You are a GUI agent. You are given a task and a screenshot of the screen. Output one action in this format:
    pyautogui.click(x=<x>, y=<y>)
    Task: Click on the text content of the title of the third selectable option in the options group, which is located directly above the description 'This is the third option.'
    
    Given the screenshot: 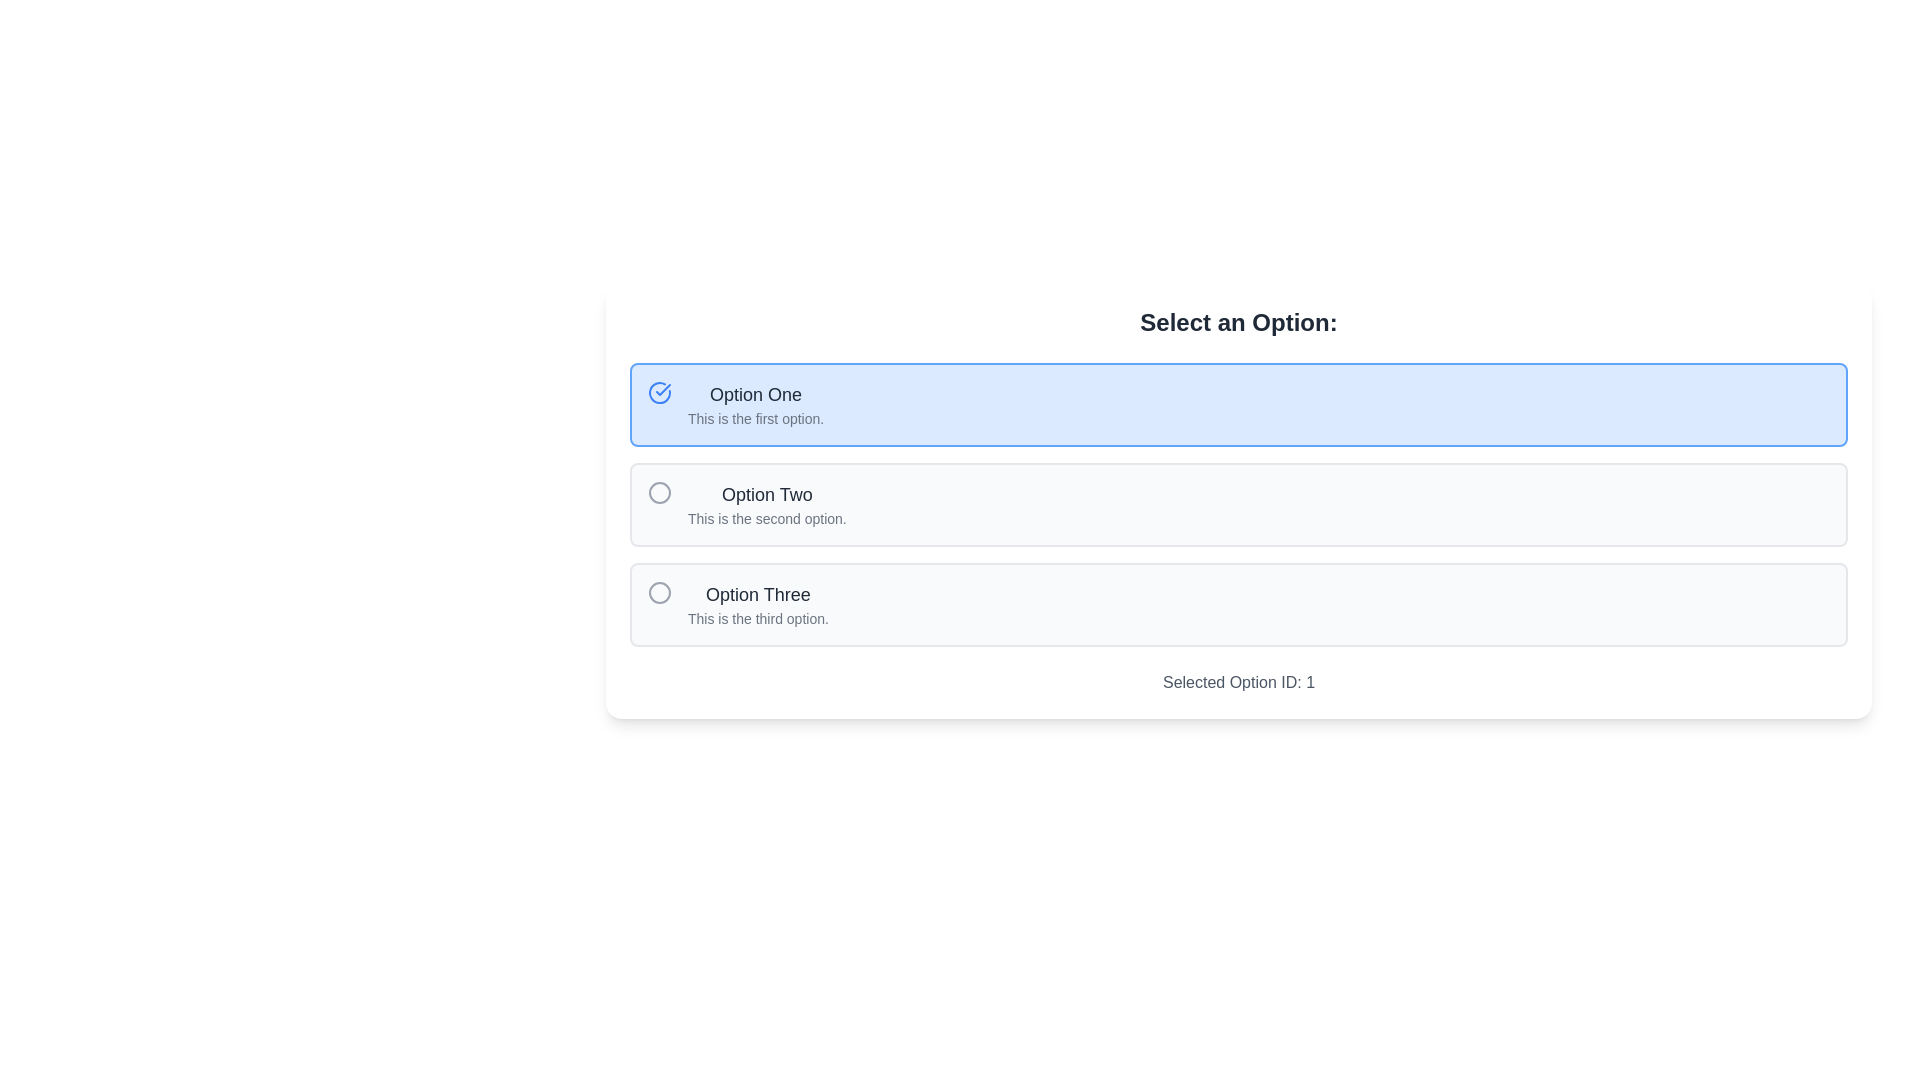 What is the action you would take?
    pyautogui.click(x=757, y=593)
    